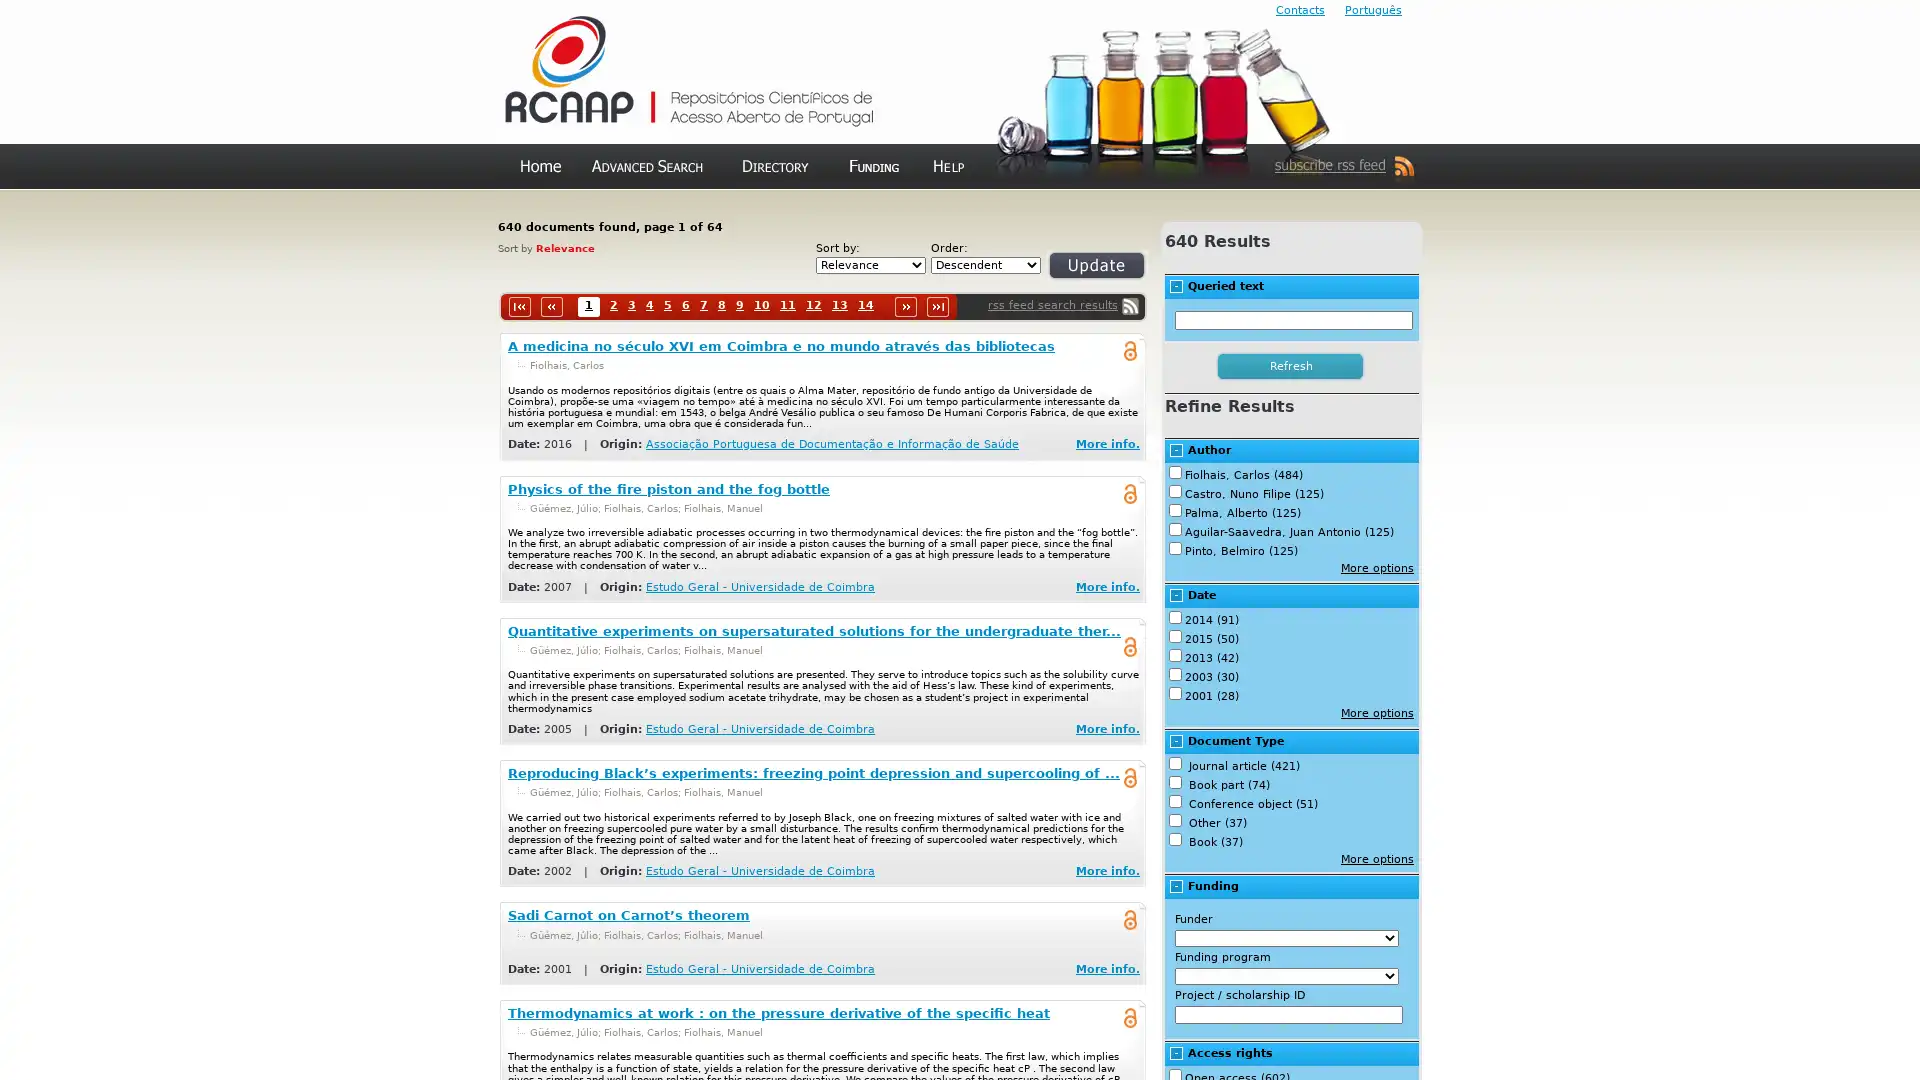  I want to click on Refresh, so click(1291, 366).